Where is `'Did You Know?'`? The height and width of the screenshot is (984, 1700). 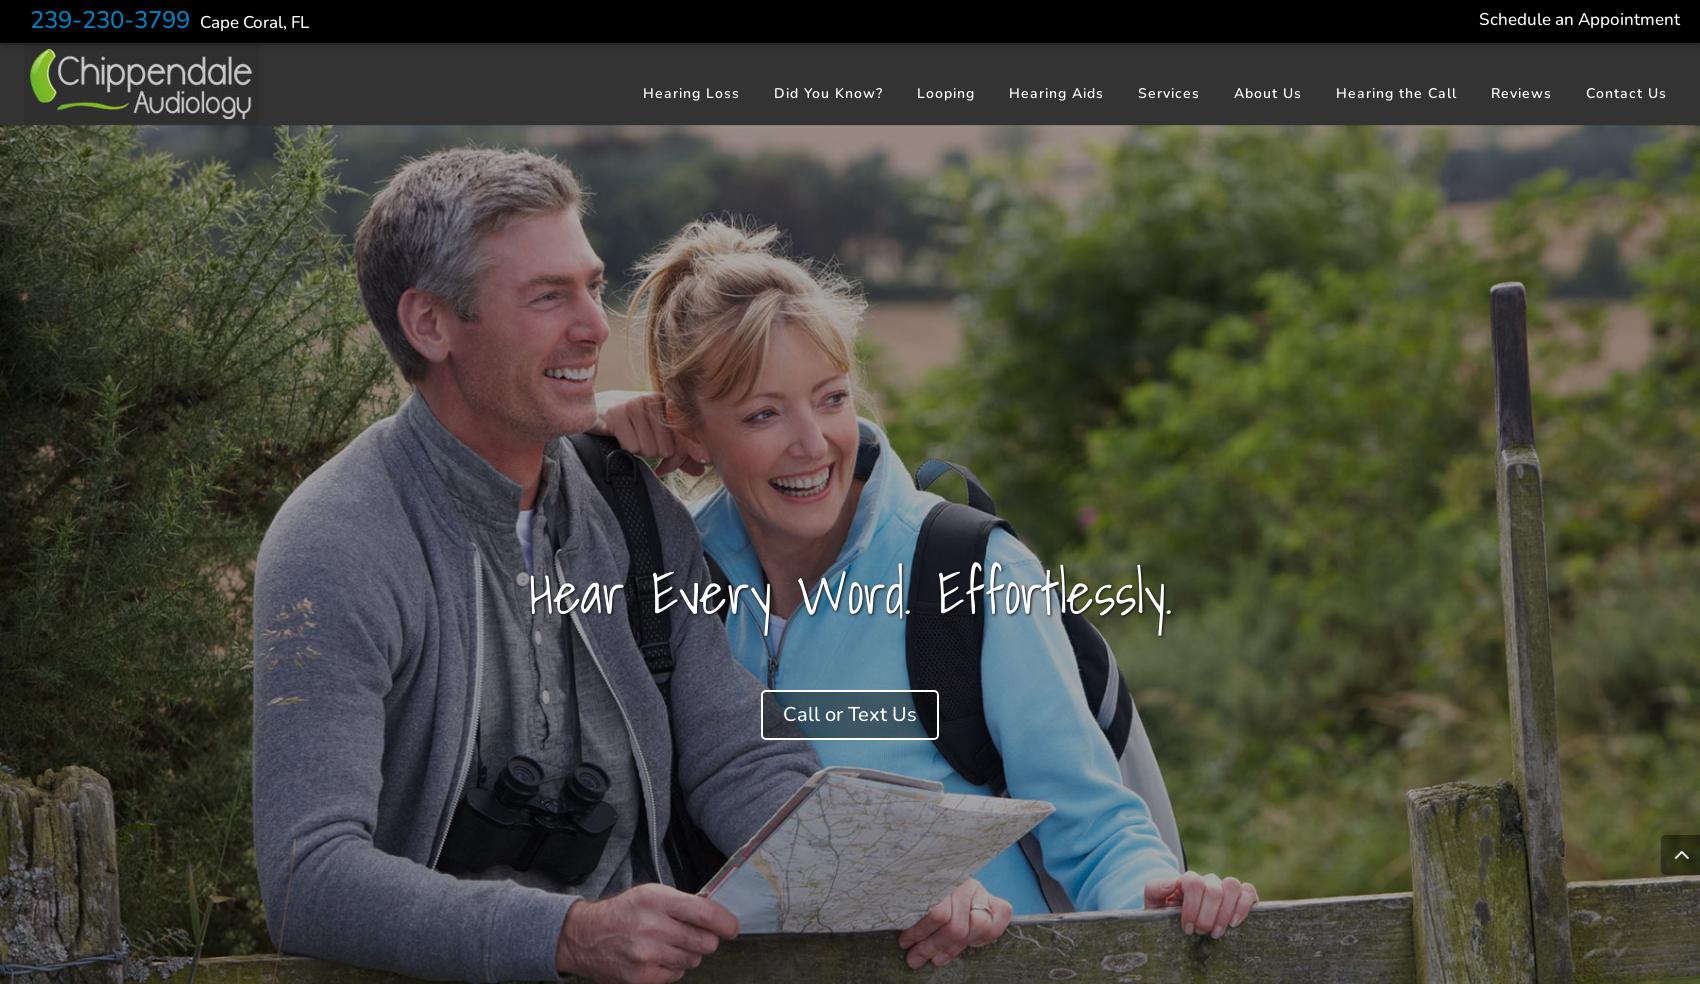
'Did You Know?' is located at coordinates (827, 92).